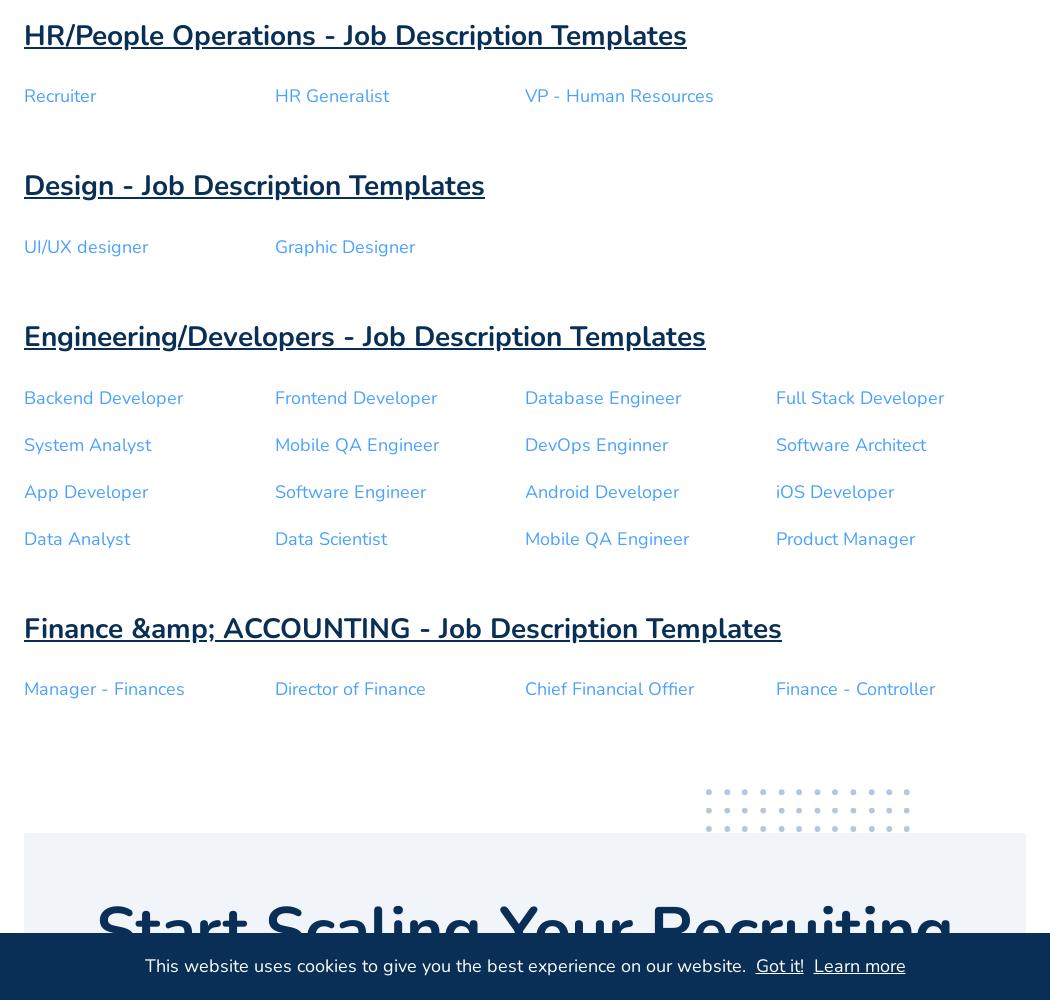  Describe the element at coordinates (142, 965) in the screenshot. I see `'This website uses cookies to give you the best experience on our website.'` at that location.